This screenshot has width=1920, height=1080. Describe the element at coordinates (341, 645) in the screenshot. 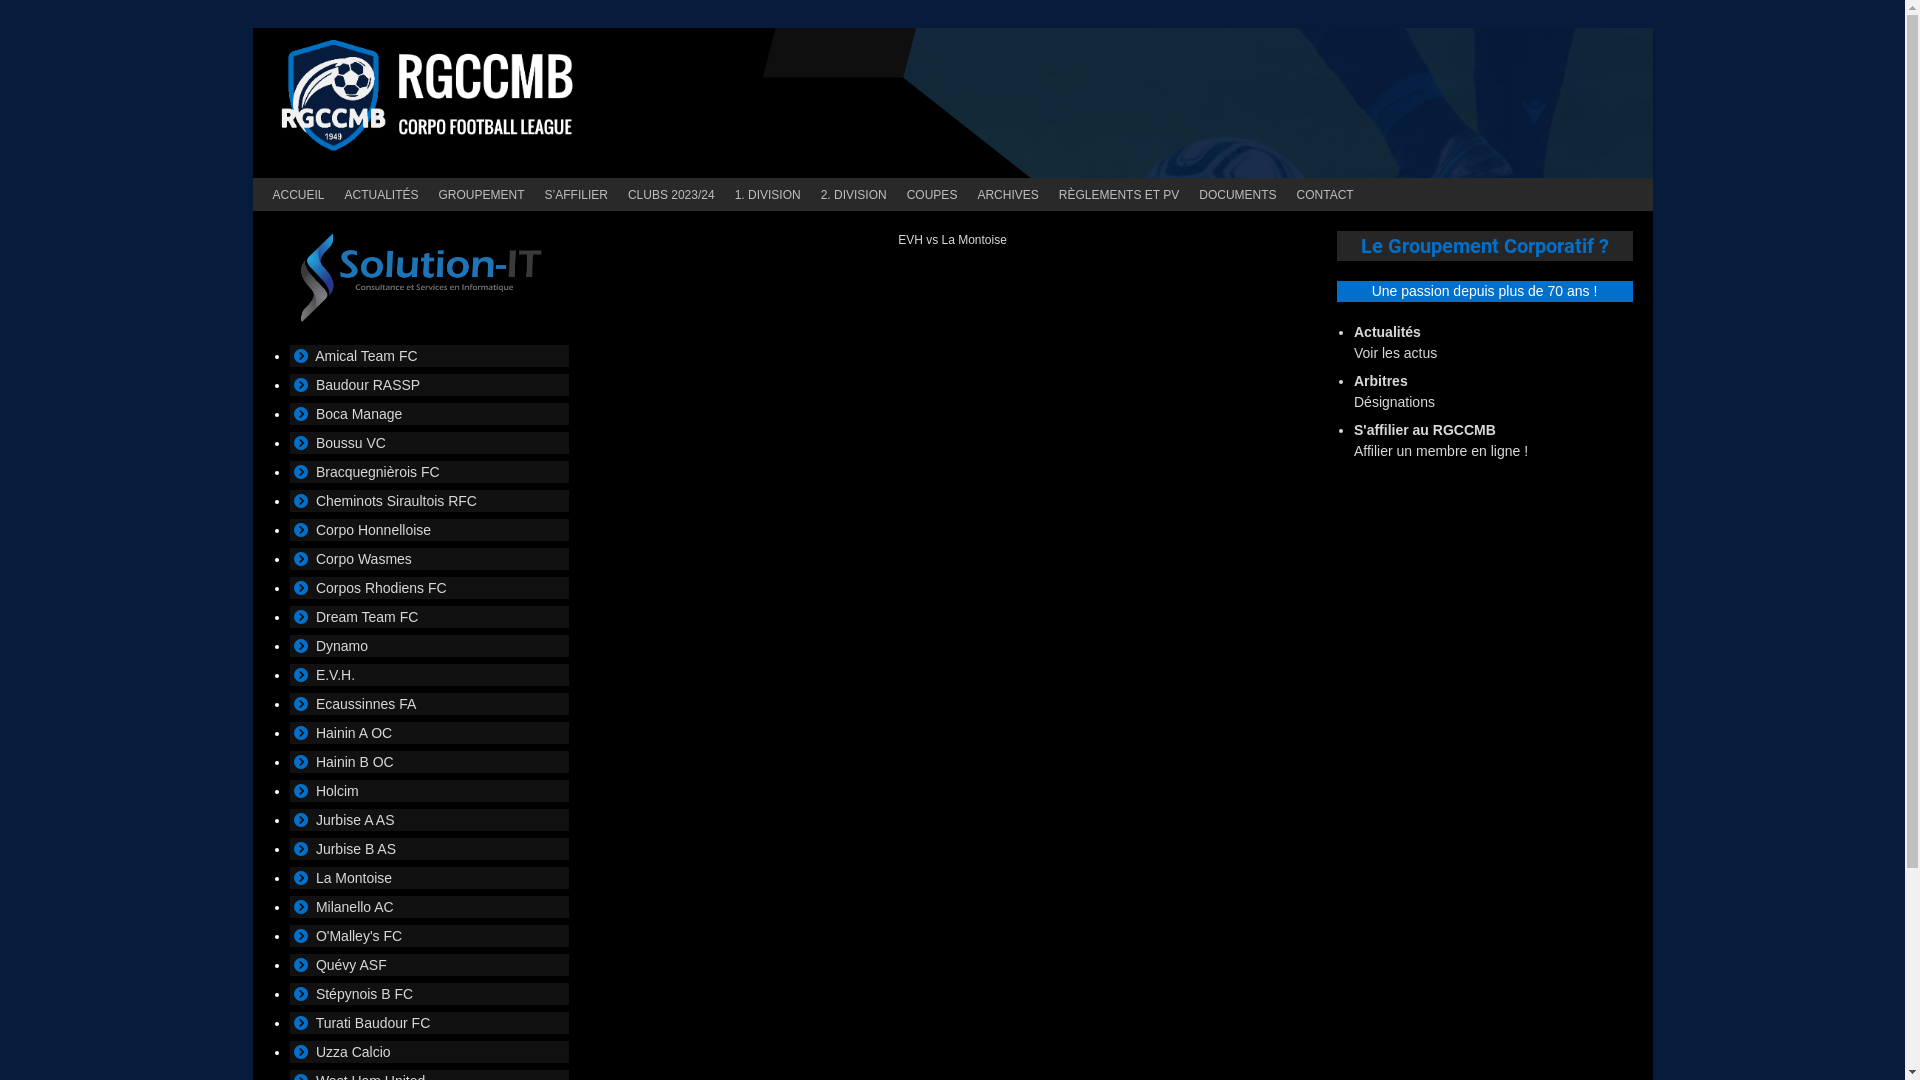

I see `'Dynamo'` at that location.